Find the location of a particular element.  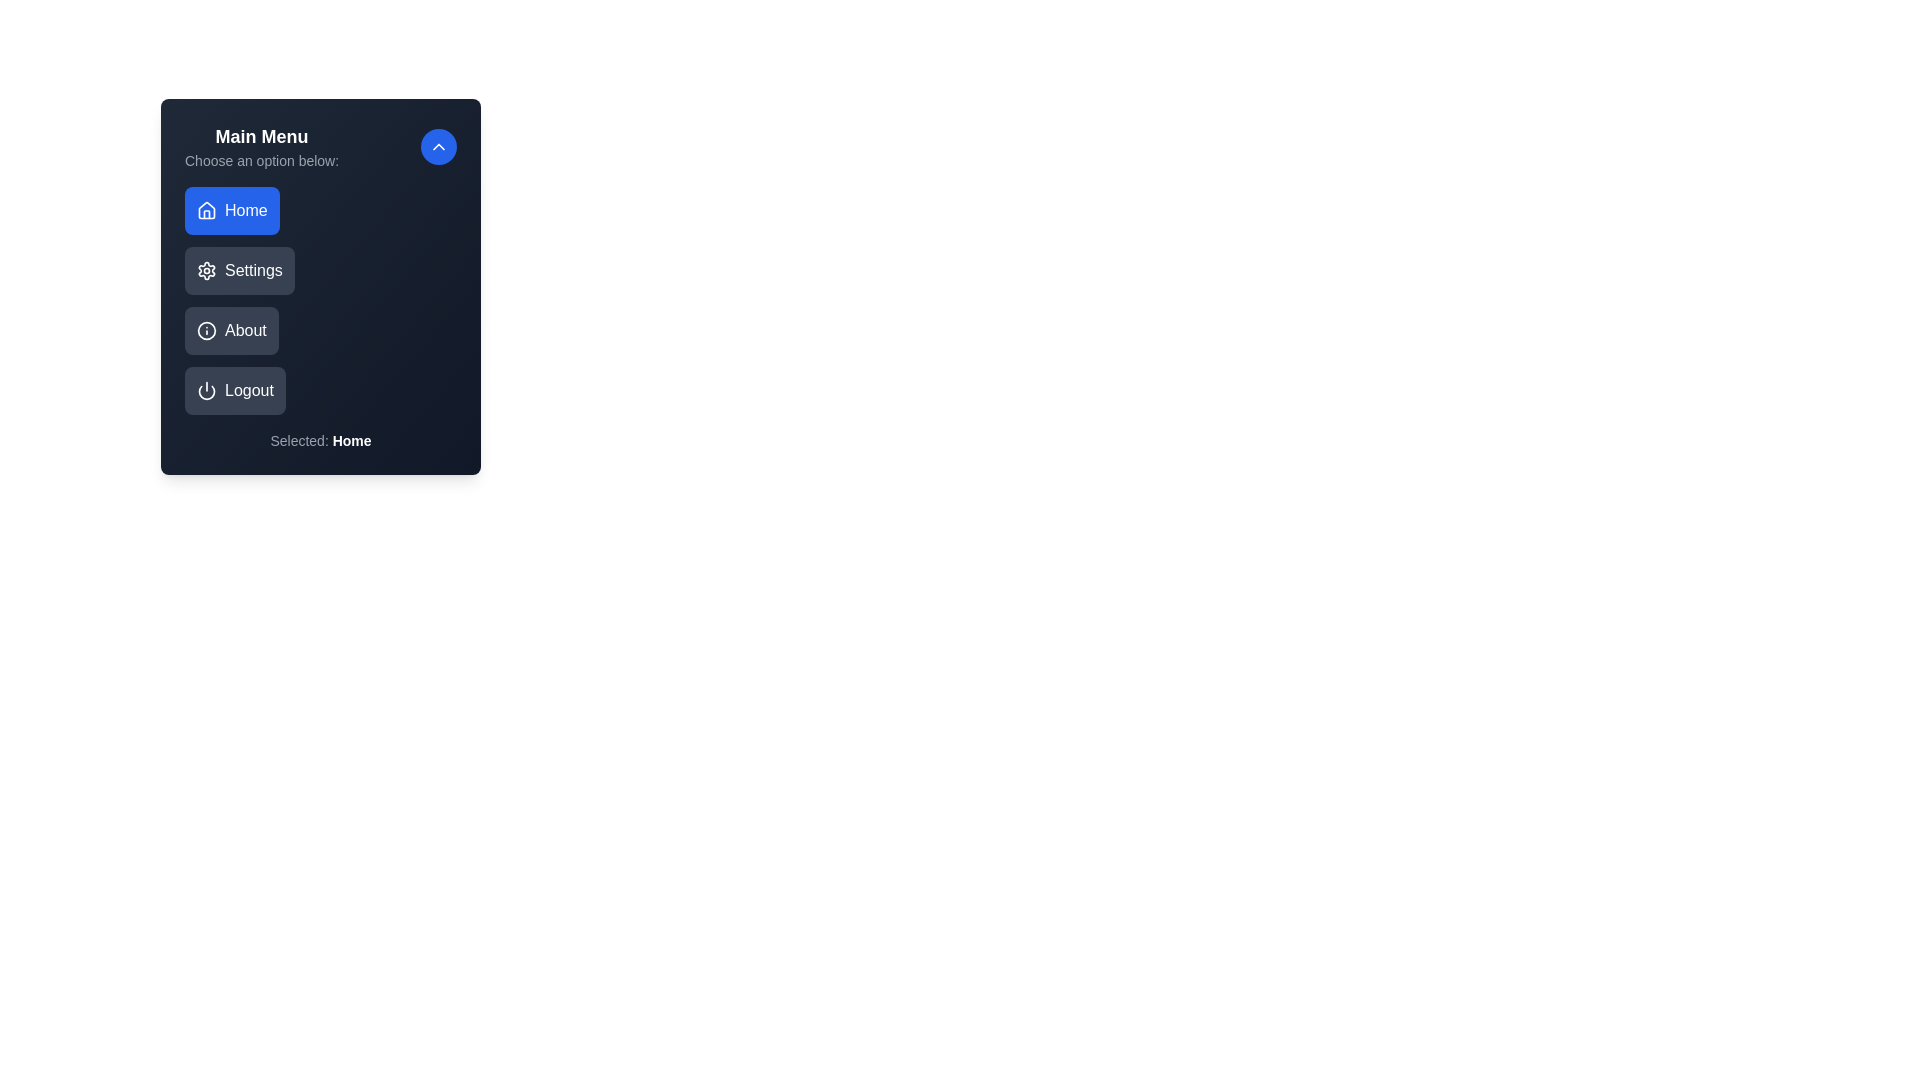

the information icon located within the 'About' button in the navigation menu, positioned to the left of the text label is located at coordinates (206, 330).